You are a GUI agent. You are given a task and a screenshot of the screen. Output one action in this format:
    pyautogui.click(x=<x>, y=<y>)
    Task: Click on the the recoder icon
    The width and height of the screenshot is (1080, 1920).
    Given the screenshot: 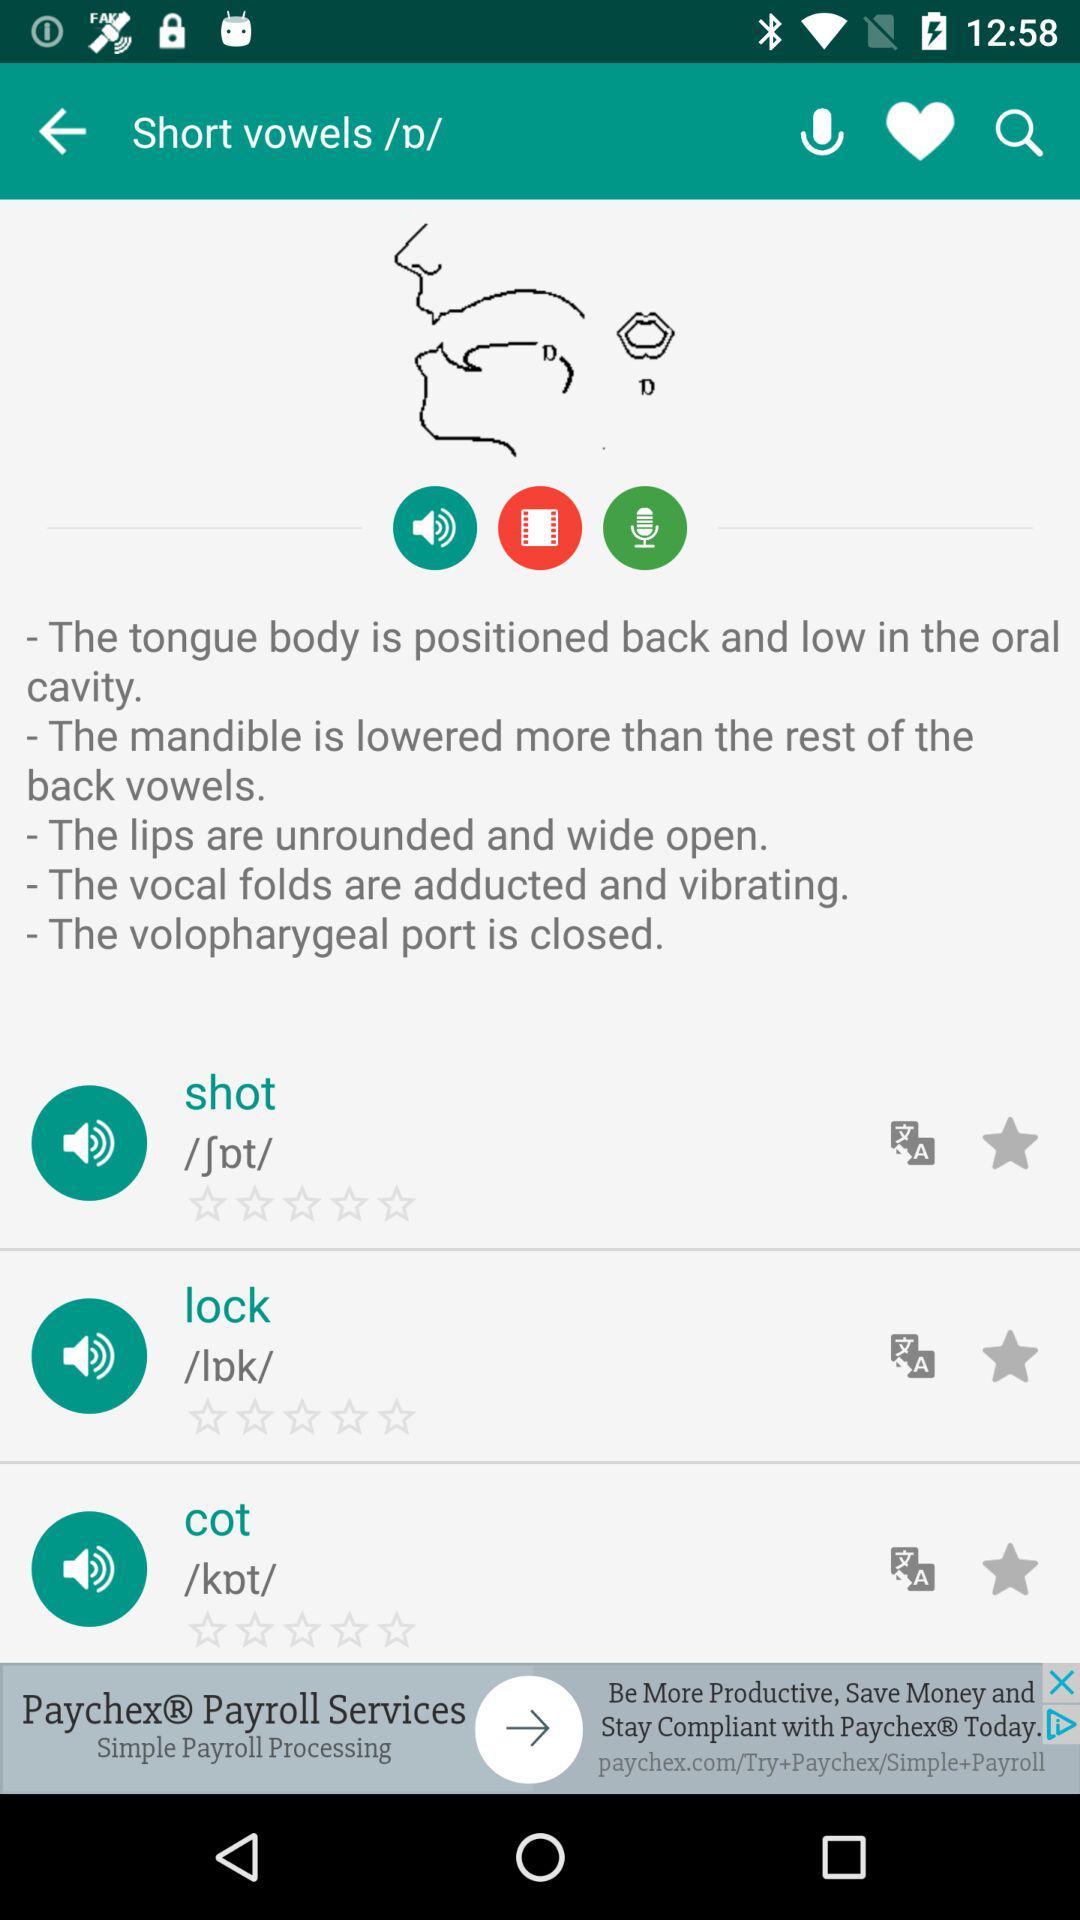 What is the action you would take?
    pyautogui.click(x=645, y=528)
    